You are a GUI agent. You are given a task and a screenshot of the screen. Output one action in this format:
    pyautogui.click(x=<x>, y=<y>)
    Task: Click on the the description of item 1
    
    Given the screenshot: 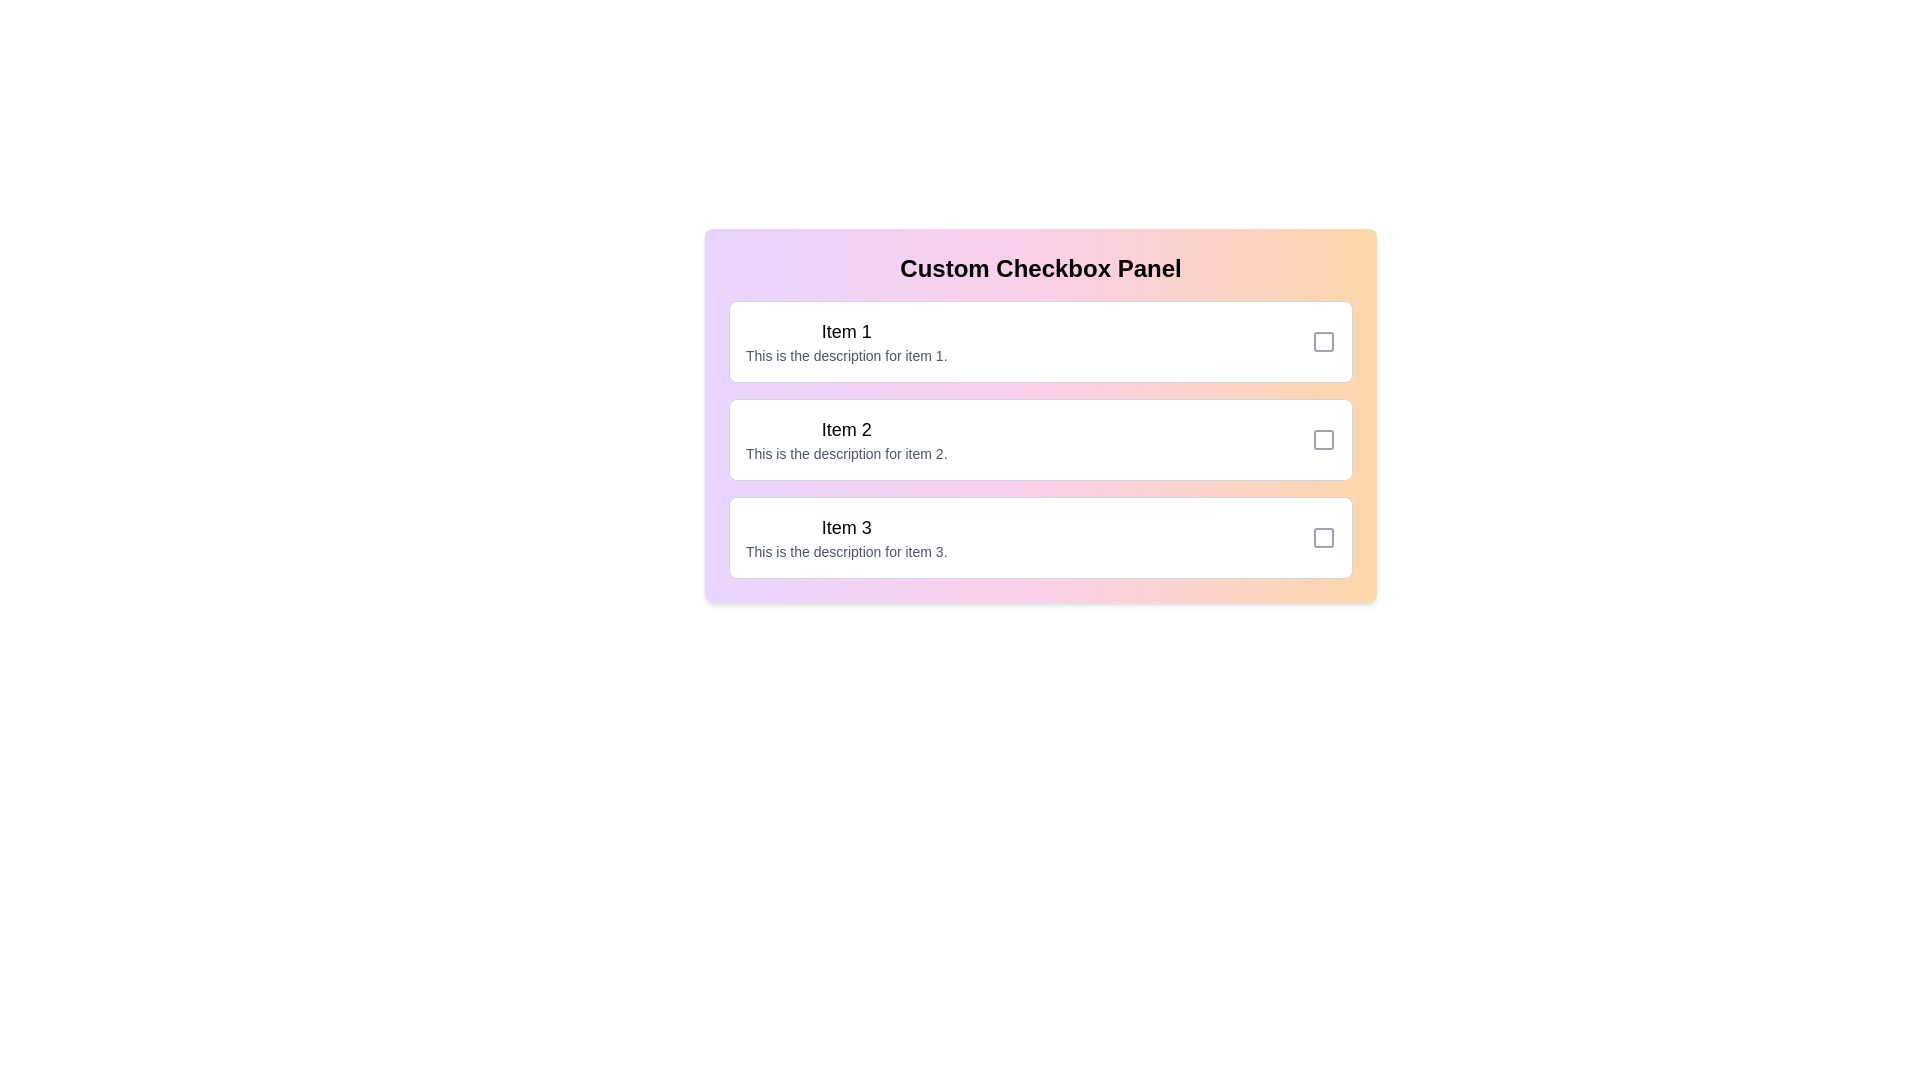 What is the action you would take?
    pyautogui.click(x=846, y=354)
    